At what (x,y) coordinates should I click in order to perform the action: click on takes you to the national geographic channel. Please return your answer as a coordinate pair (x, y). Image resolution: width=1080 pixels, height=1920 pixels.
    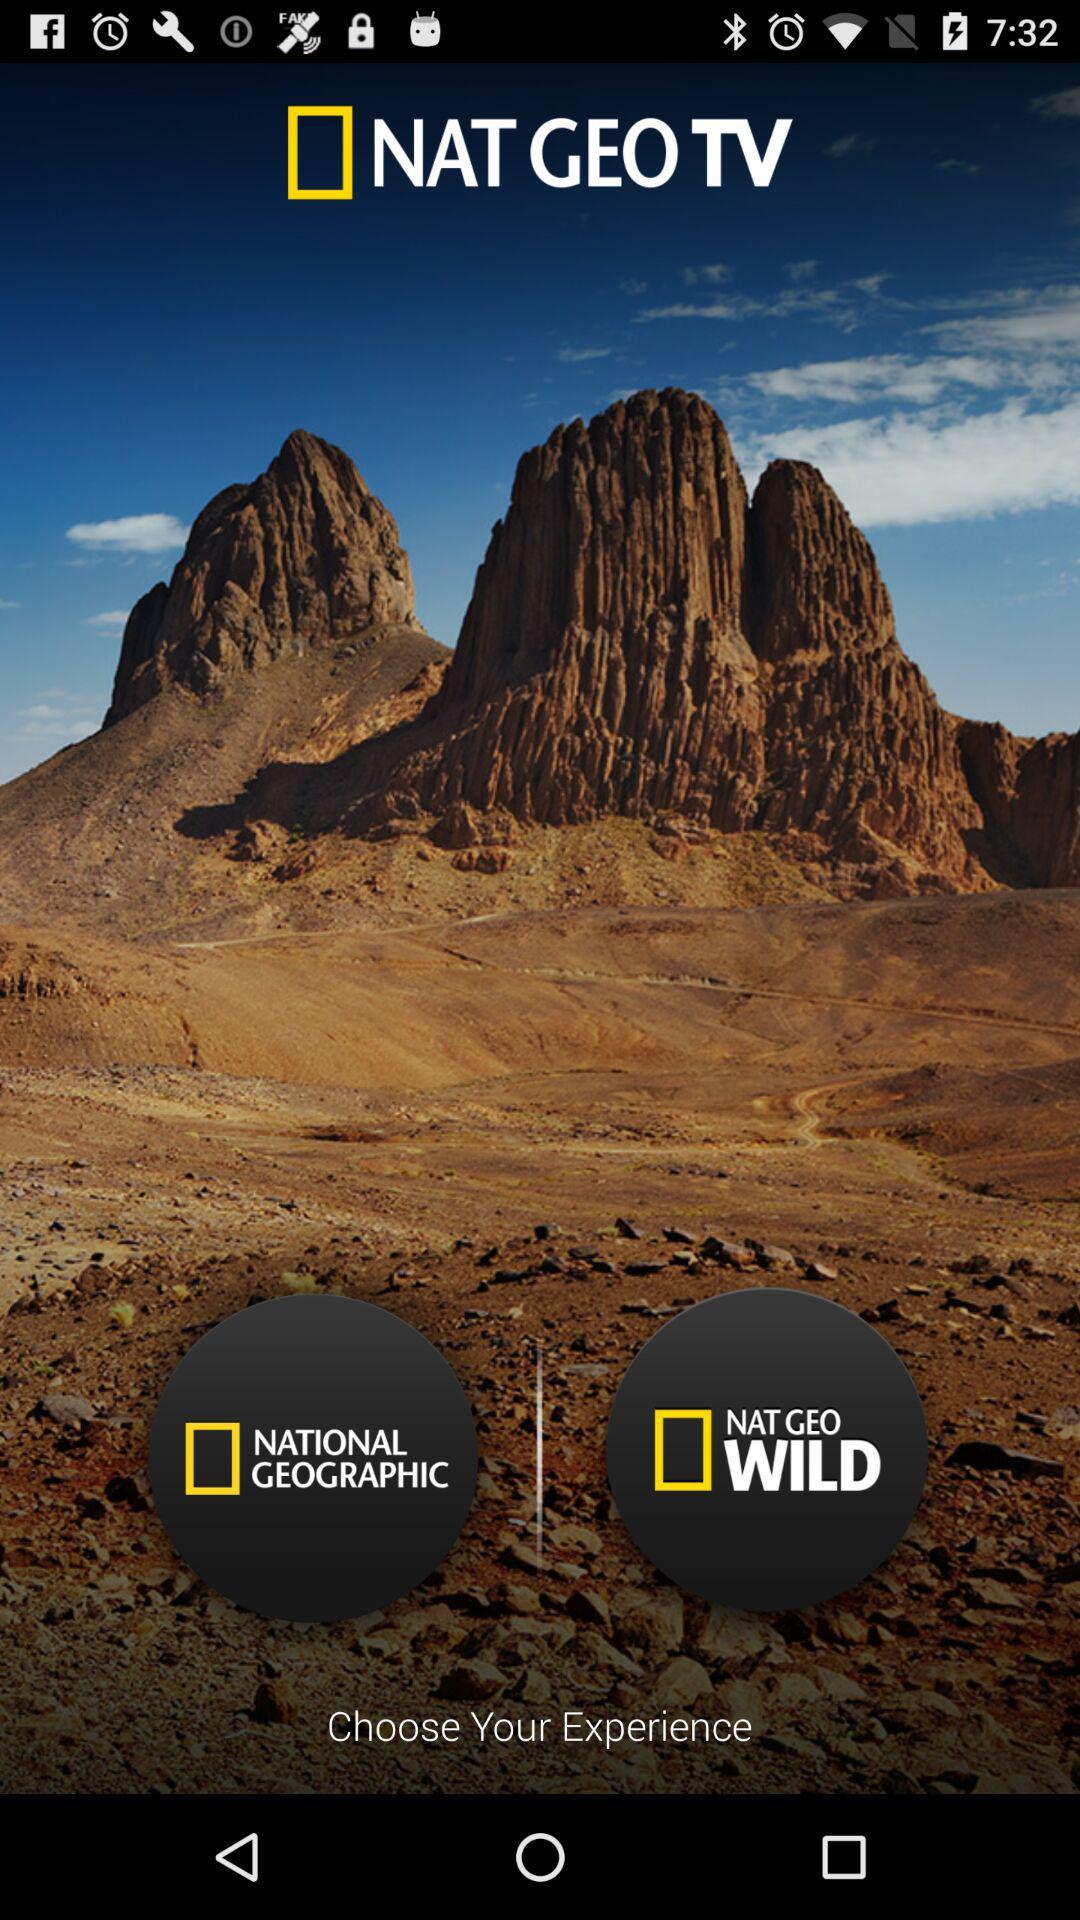
    Looking at the image, I should click on (313, 1458).